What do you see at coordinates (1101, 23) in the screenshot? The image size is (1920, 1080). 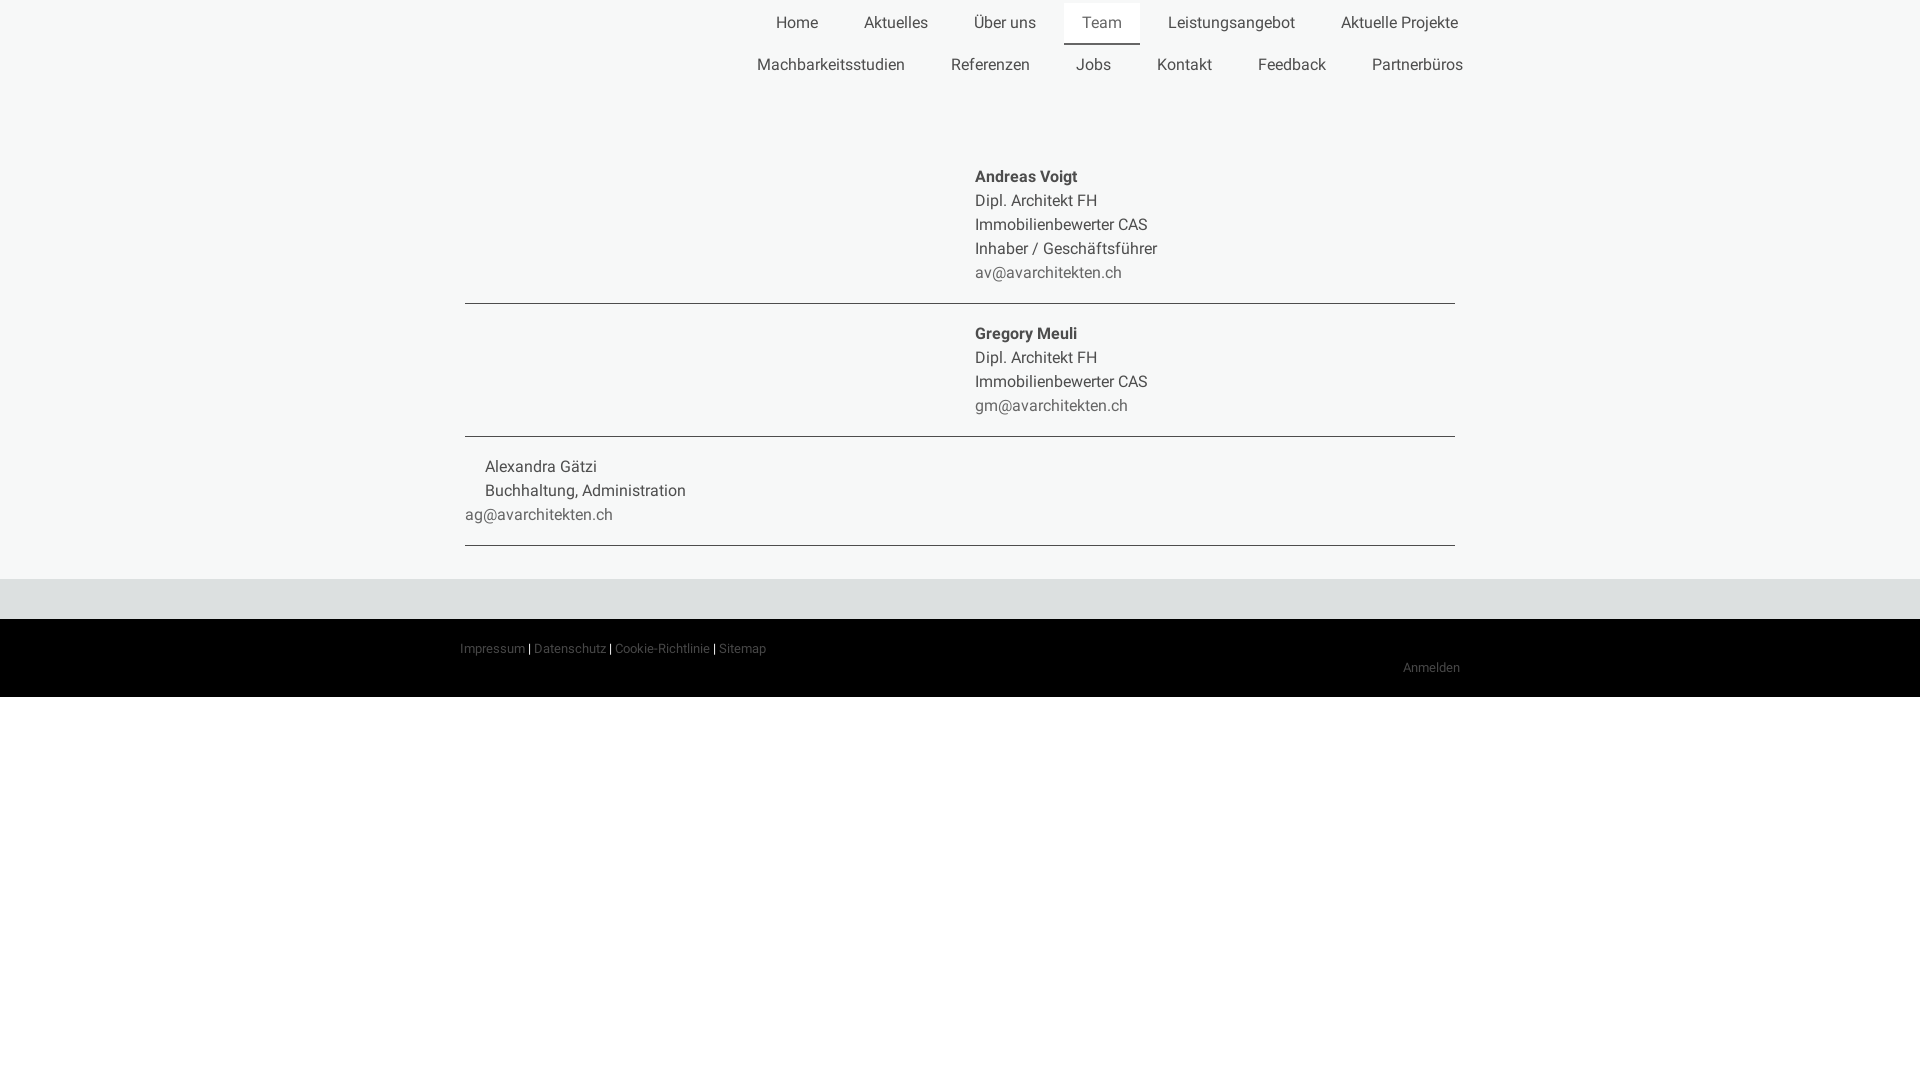 I see `'Team'` at bounding box center [1101, 23].